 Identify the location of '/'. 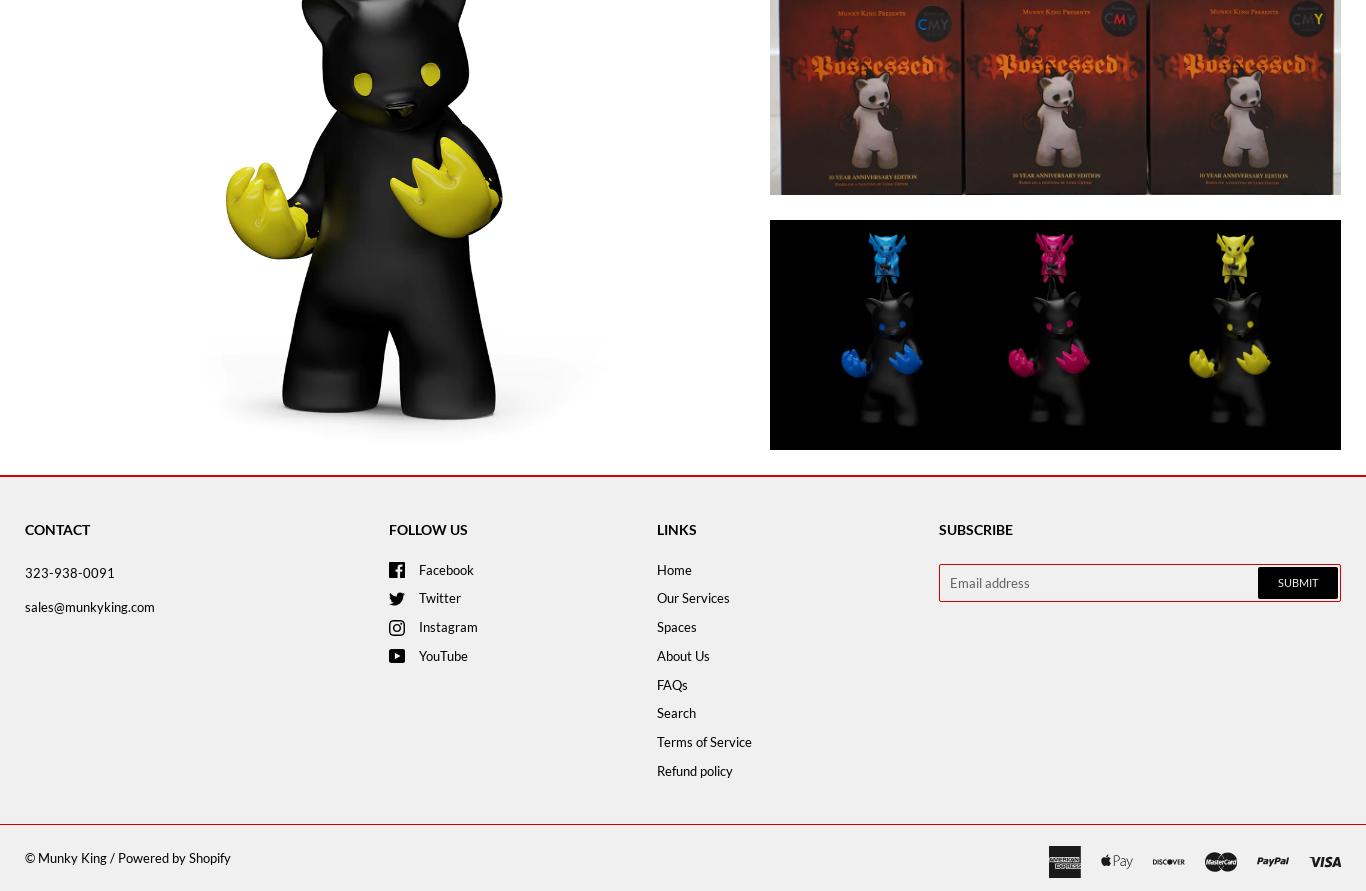
(112, 855).